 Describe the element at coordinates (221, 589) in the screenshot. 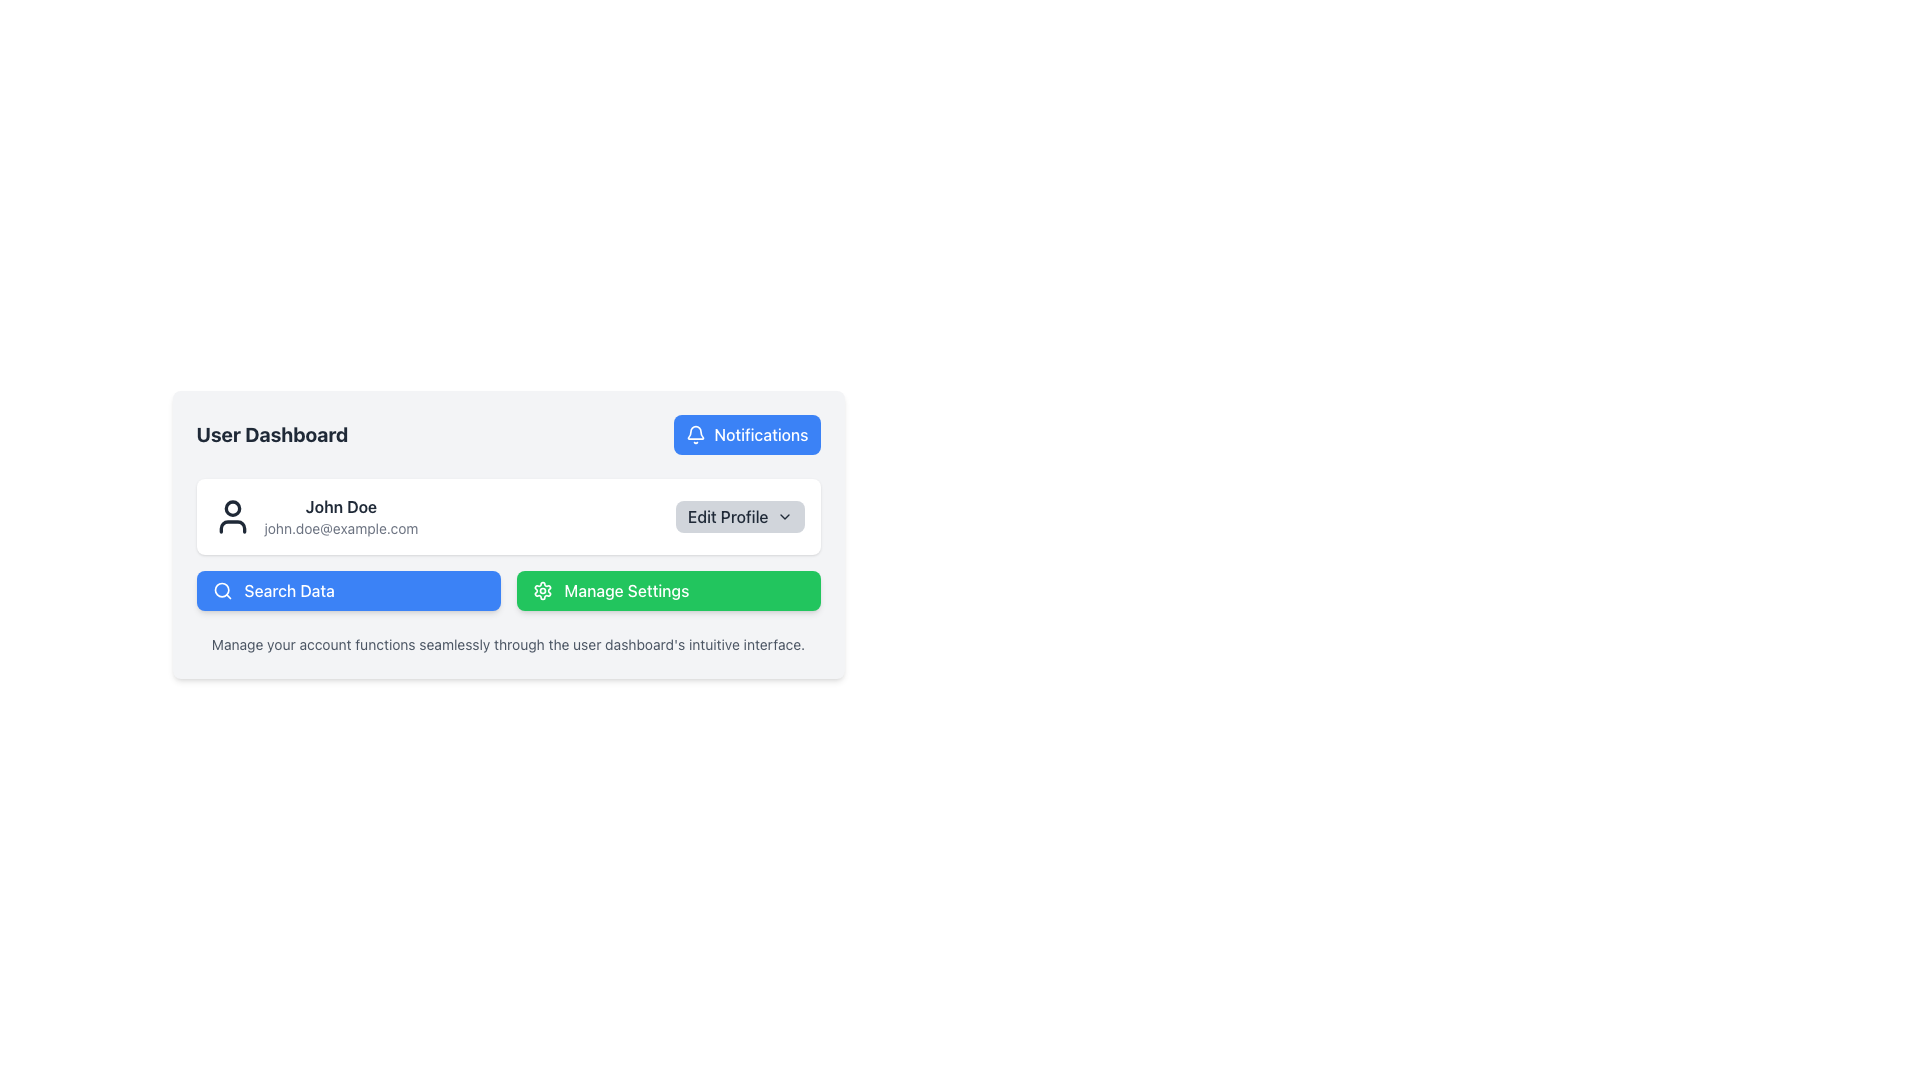

I see `the central circle representing the lens of the magnifying glass icon located in the middle left section of the blue 'Search Data' button` at that location.